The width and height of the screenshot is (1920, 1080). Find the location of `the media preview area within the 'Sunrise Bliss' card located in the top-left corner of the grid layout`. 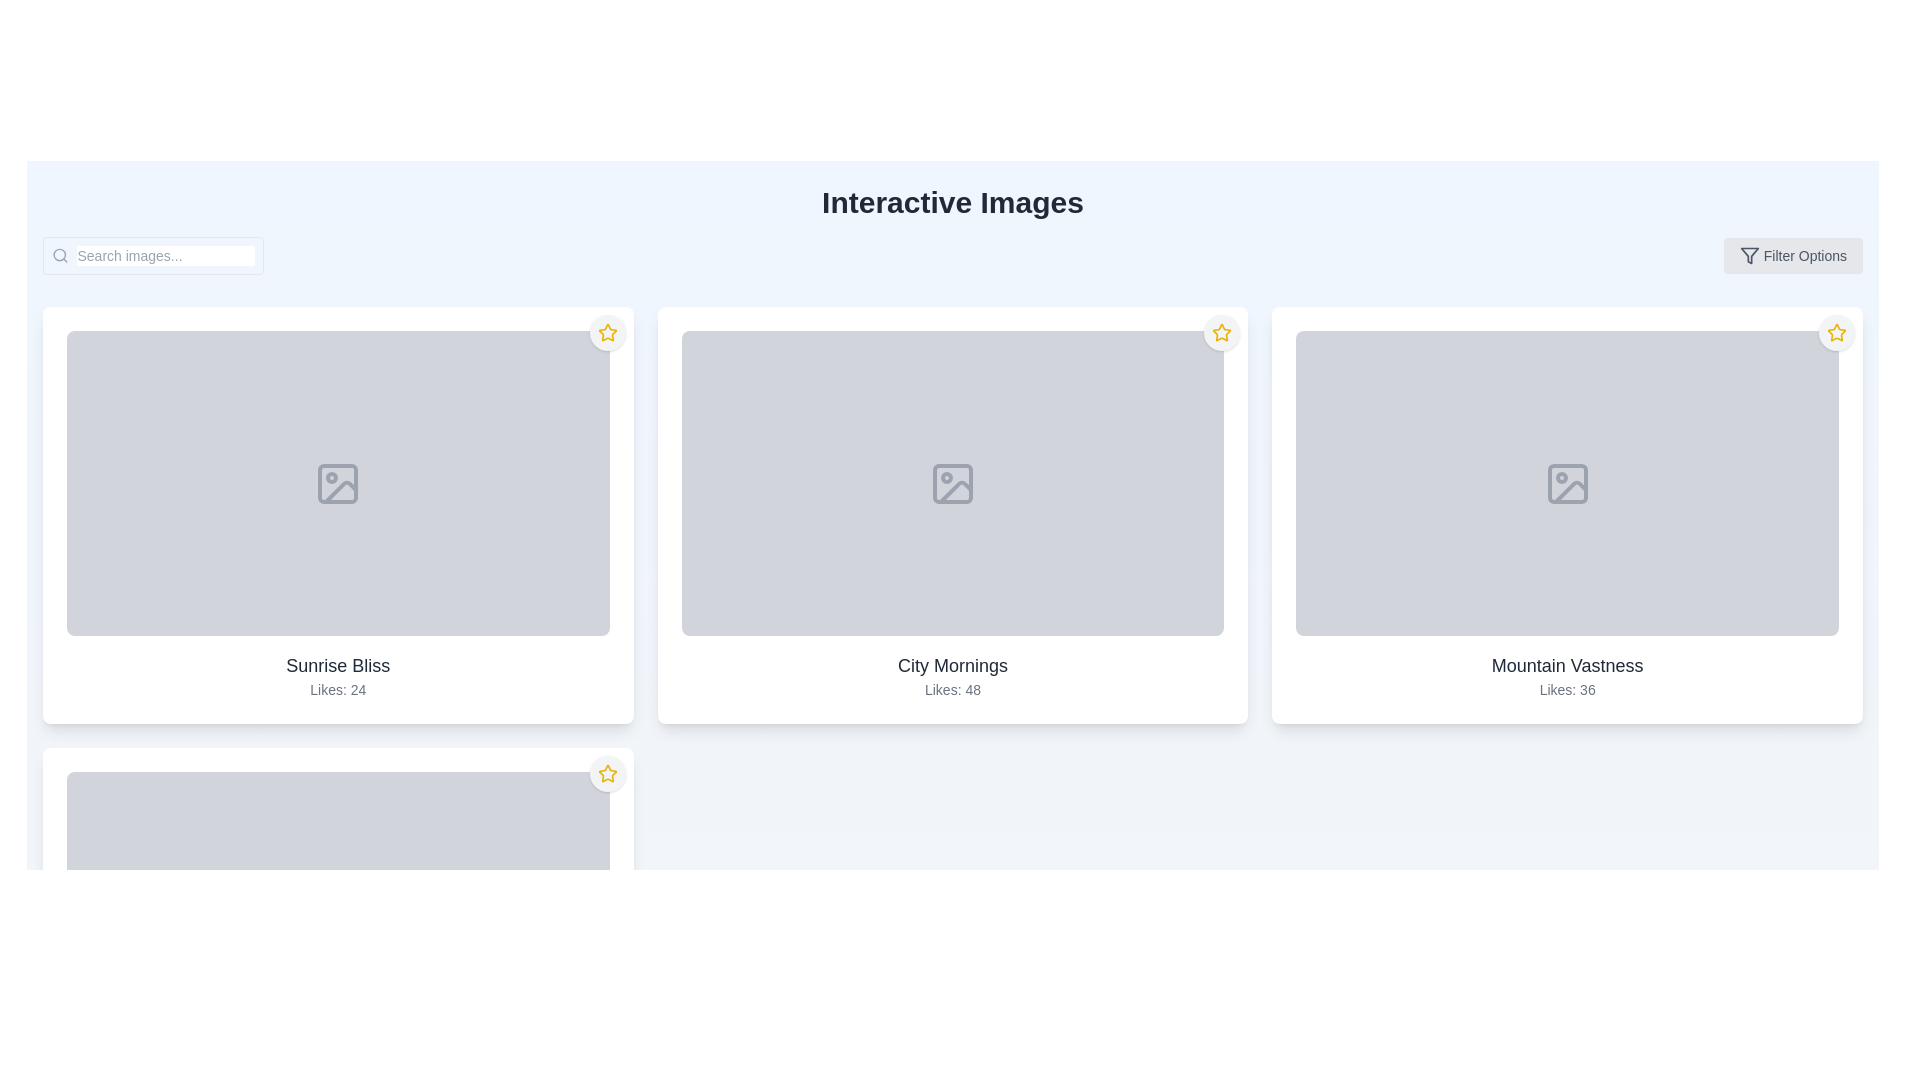

the media preview area within the 'Sunrise Bliss' card located in the top-left corner of the grid layout is located at coordinates (337, 482).